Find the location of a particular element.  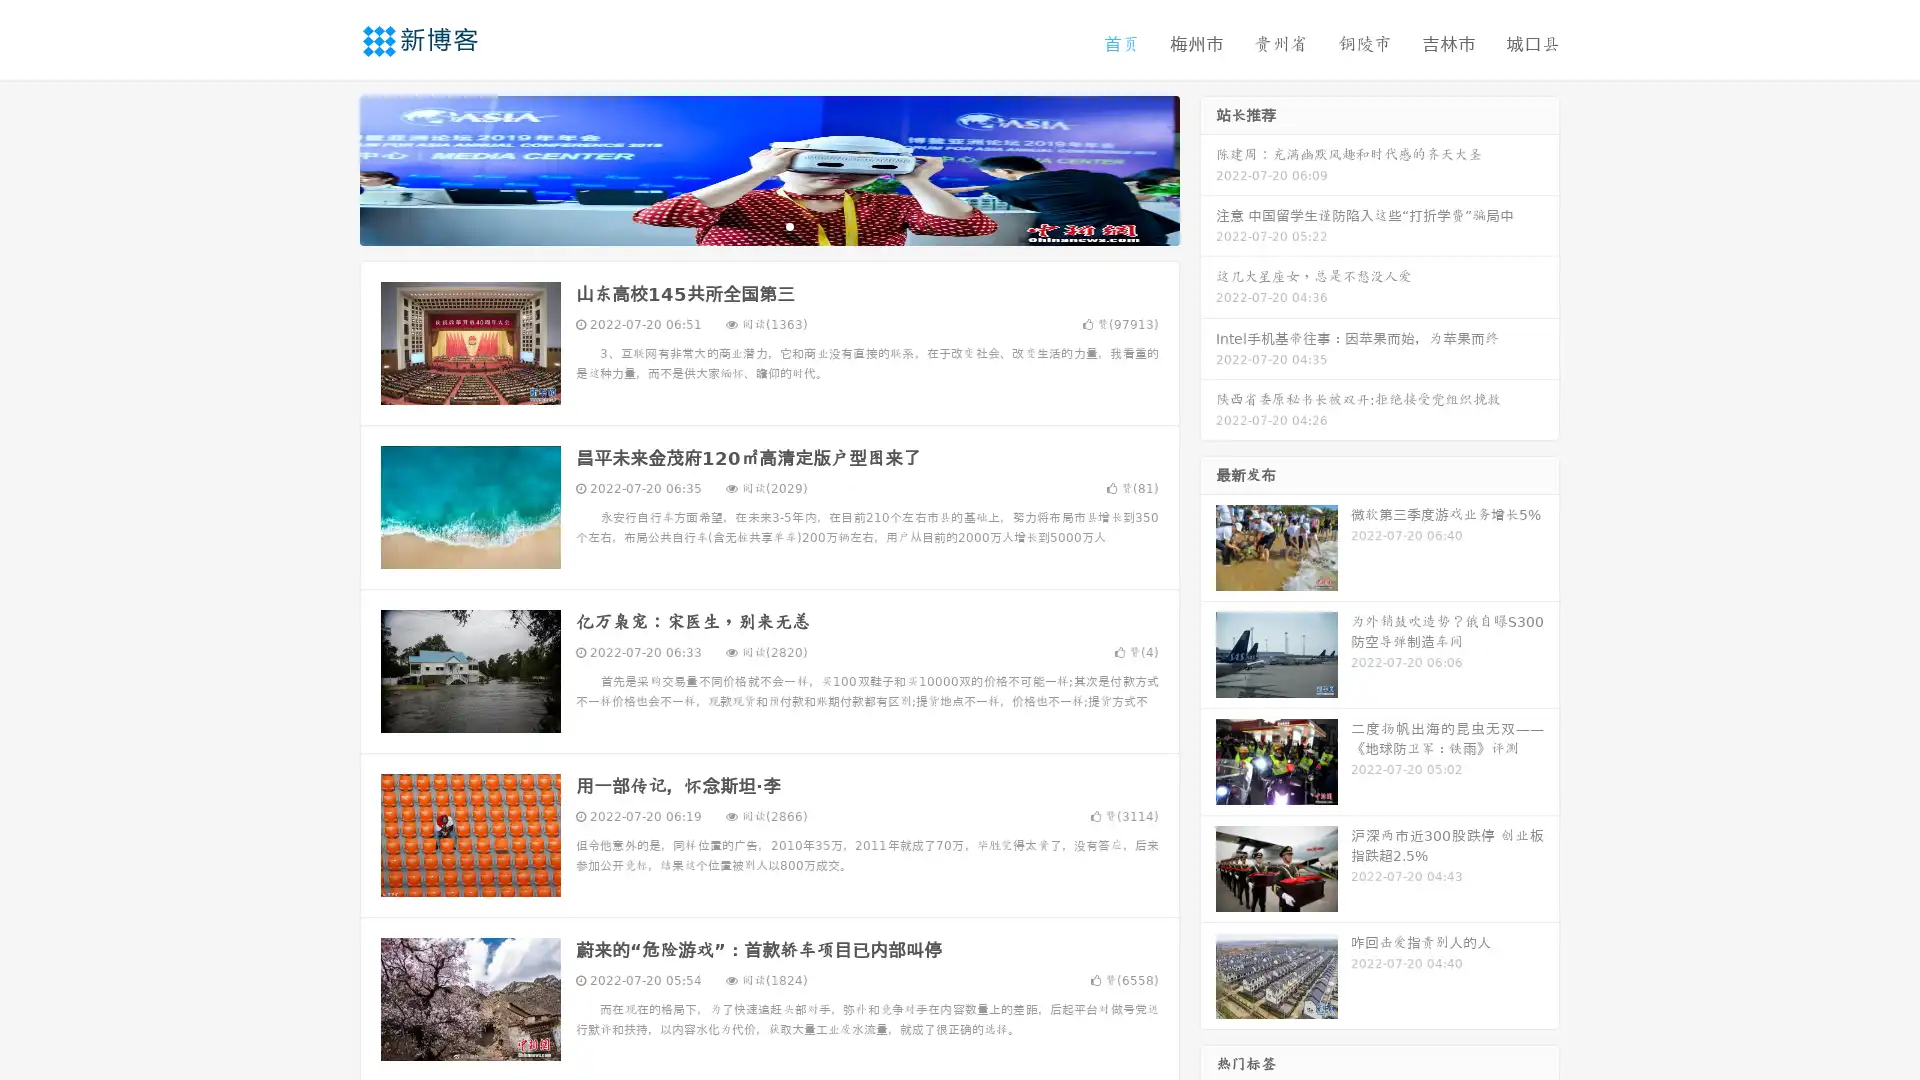

Next slide is located at coordinates (1208, 168).